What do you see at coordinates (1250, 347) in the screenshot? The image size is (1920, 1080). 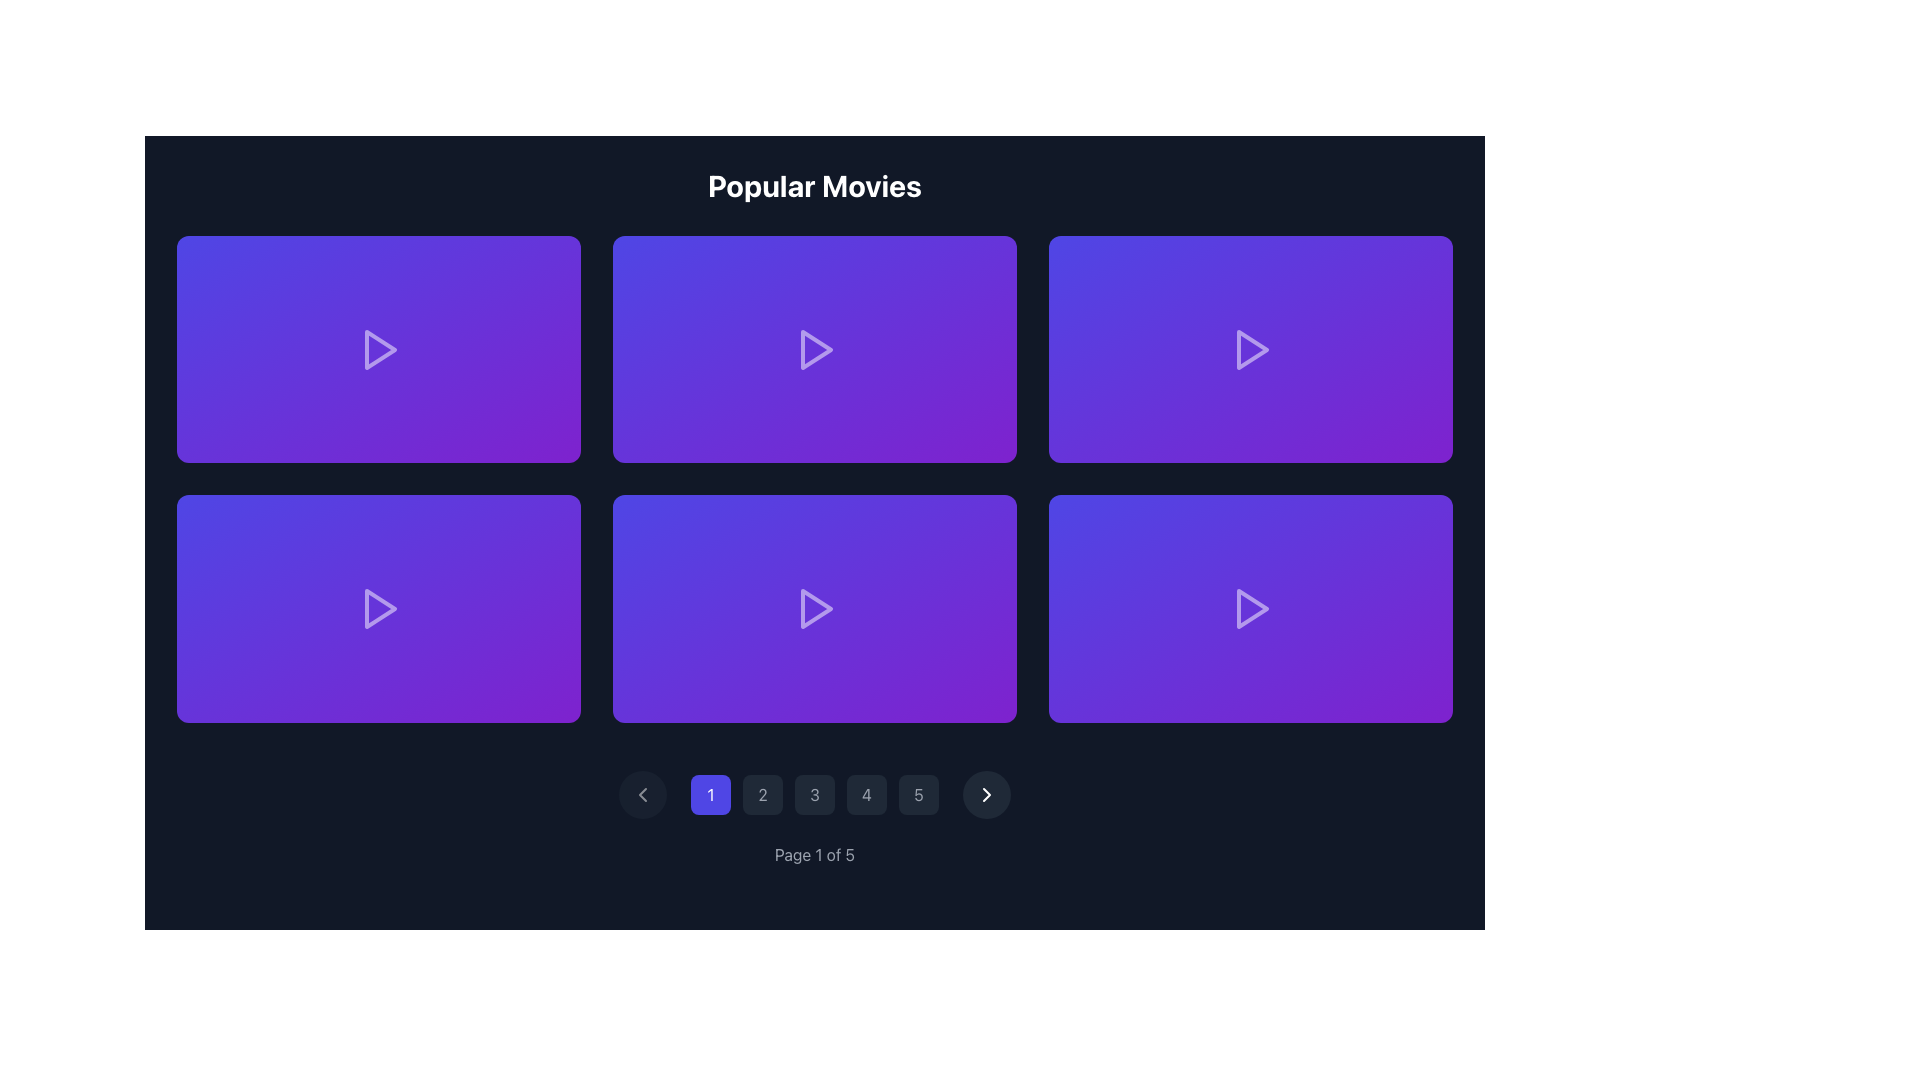 I see `the play button located at the center of the Media card with a gradient background transitioning from indigo to purple, which is positioned in the top-right corner of the grid layout` at bounding box center [1250, 347].